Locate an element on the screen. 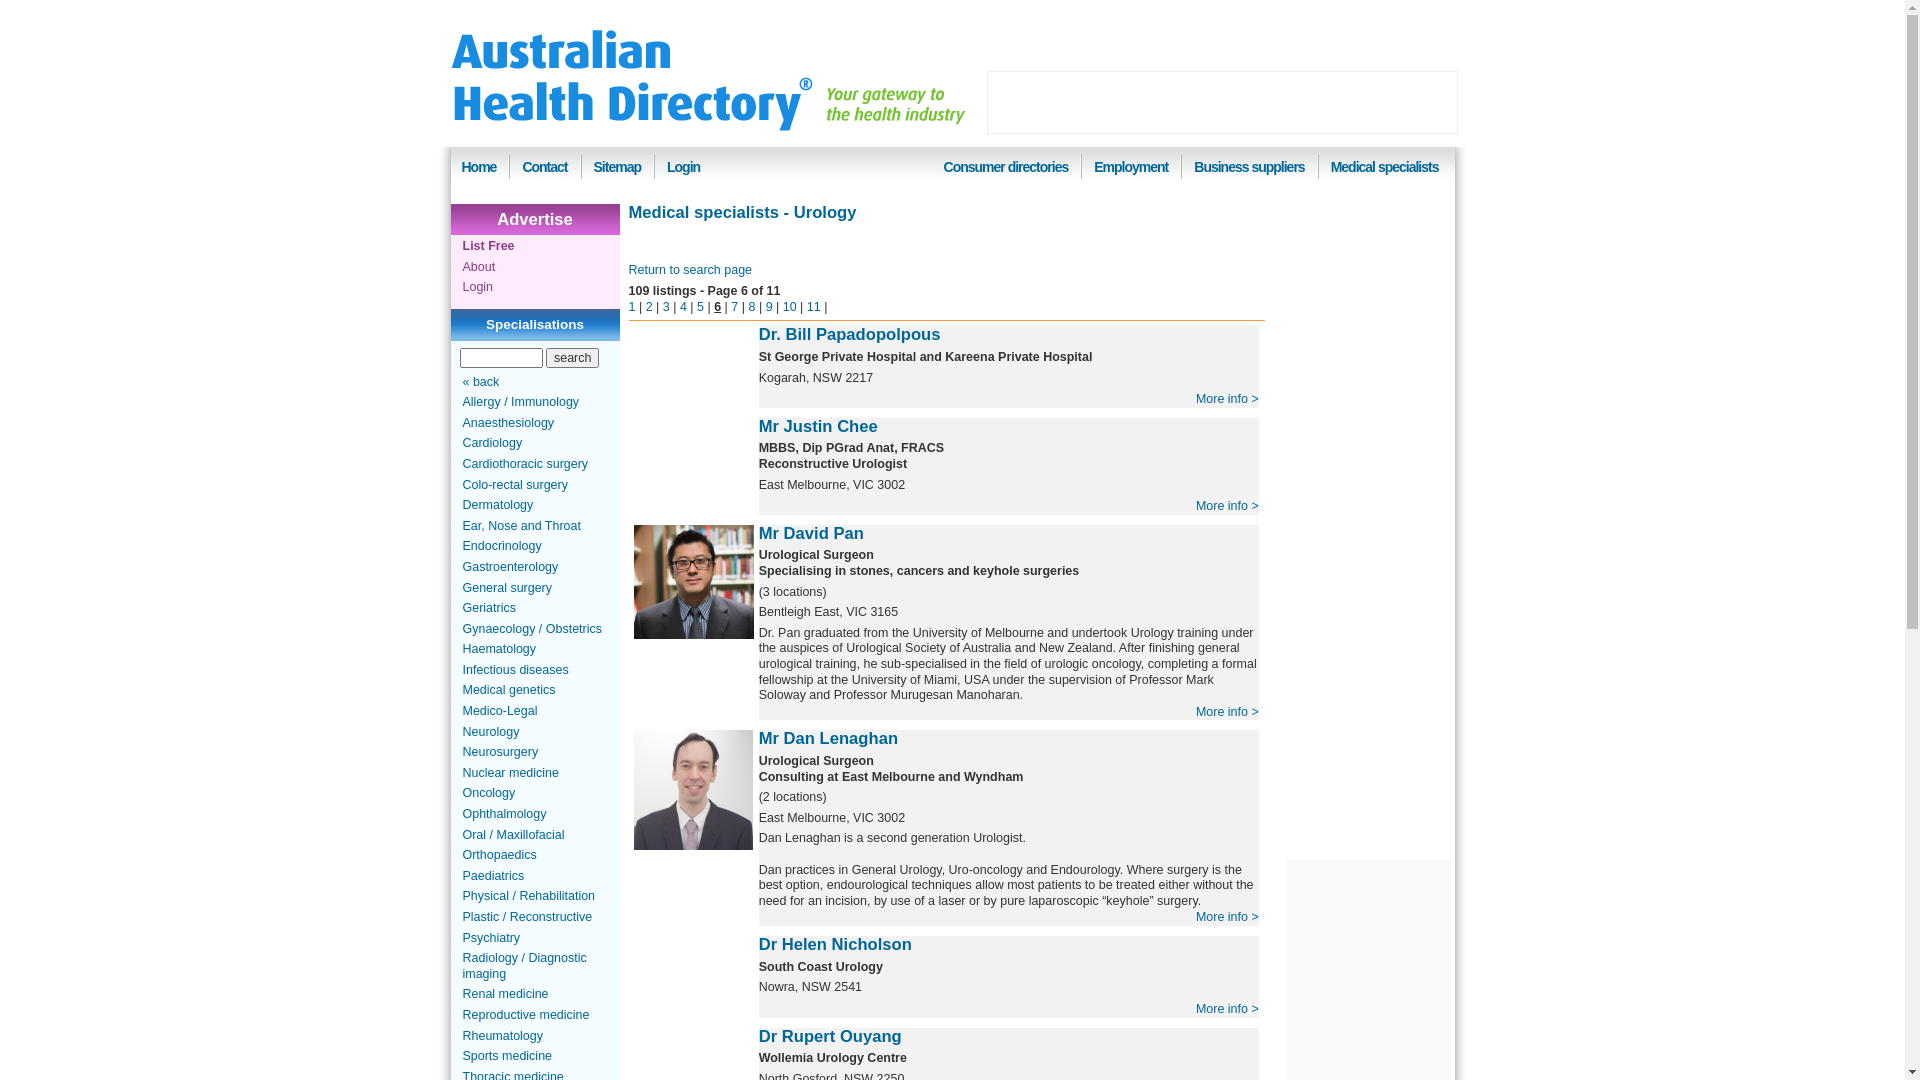 This screenshot has height=1080, width=1920. '2' is located at coordinates (646, 307).